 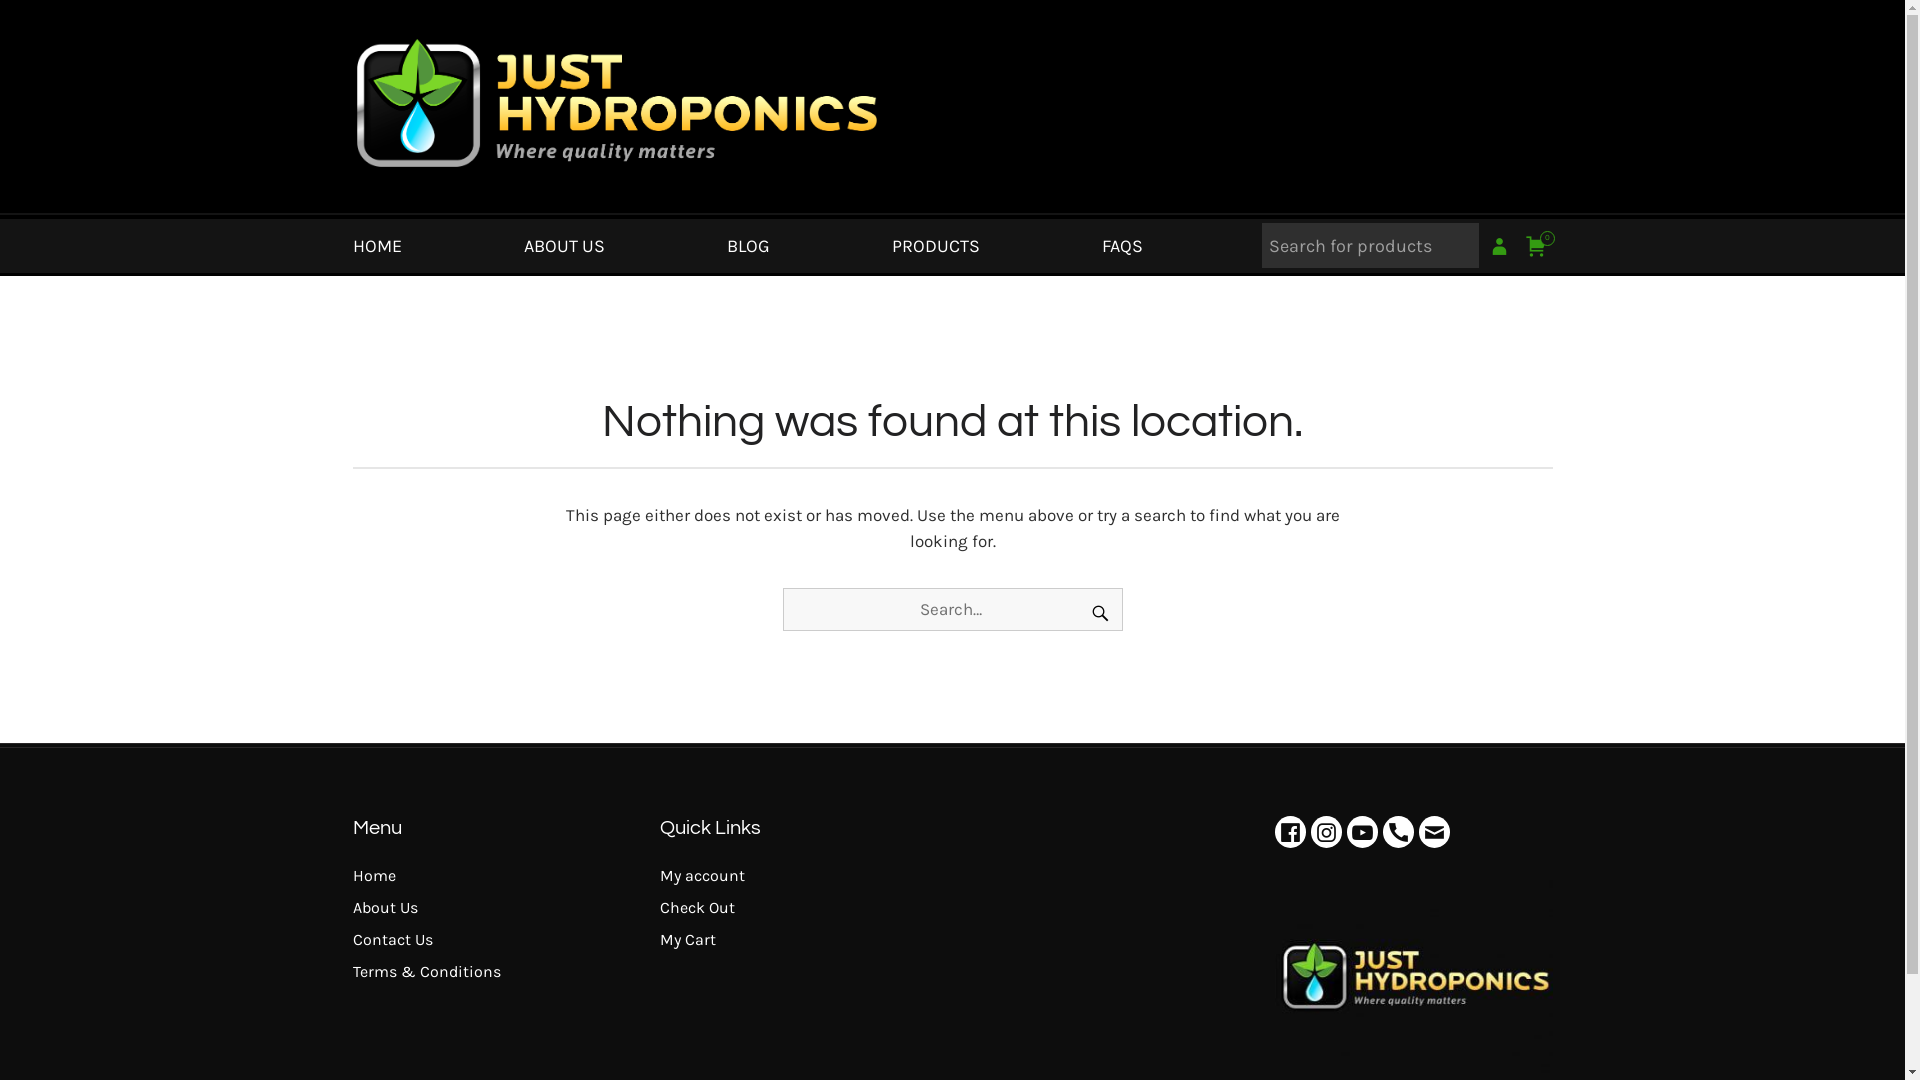 What do you see at coordinates (935, 245) in the screenshot?
I see `'PRODUCTS'` at bounding box center [935, 245].